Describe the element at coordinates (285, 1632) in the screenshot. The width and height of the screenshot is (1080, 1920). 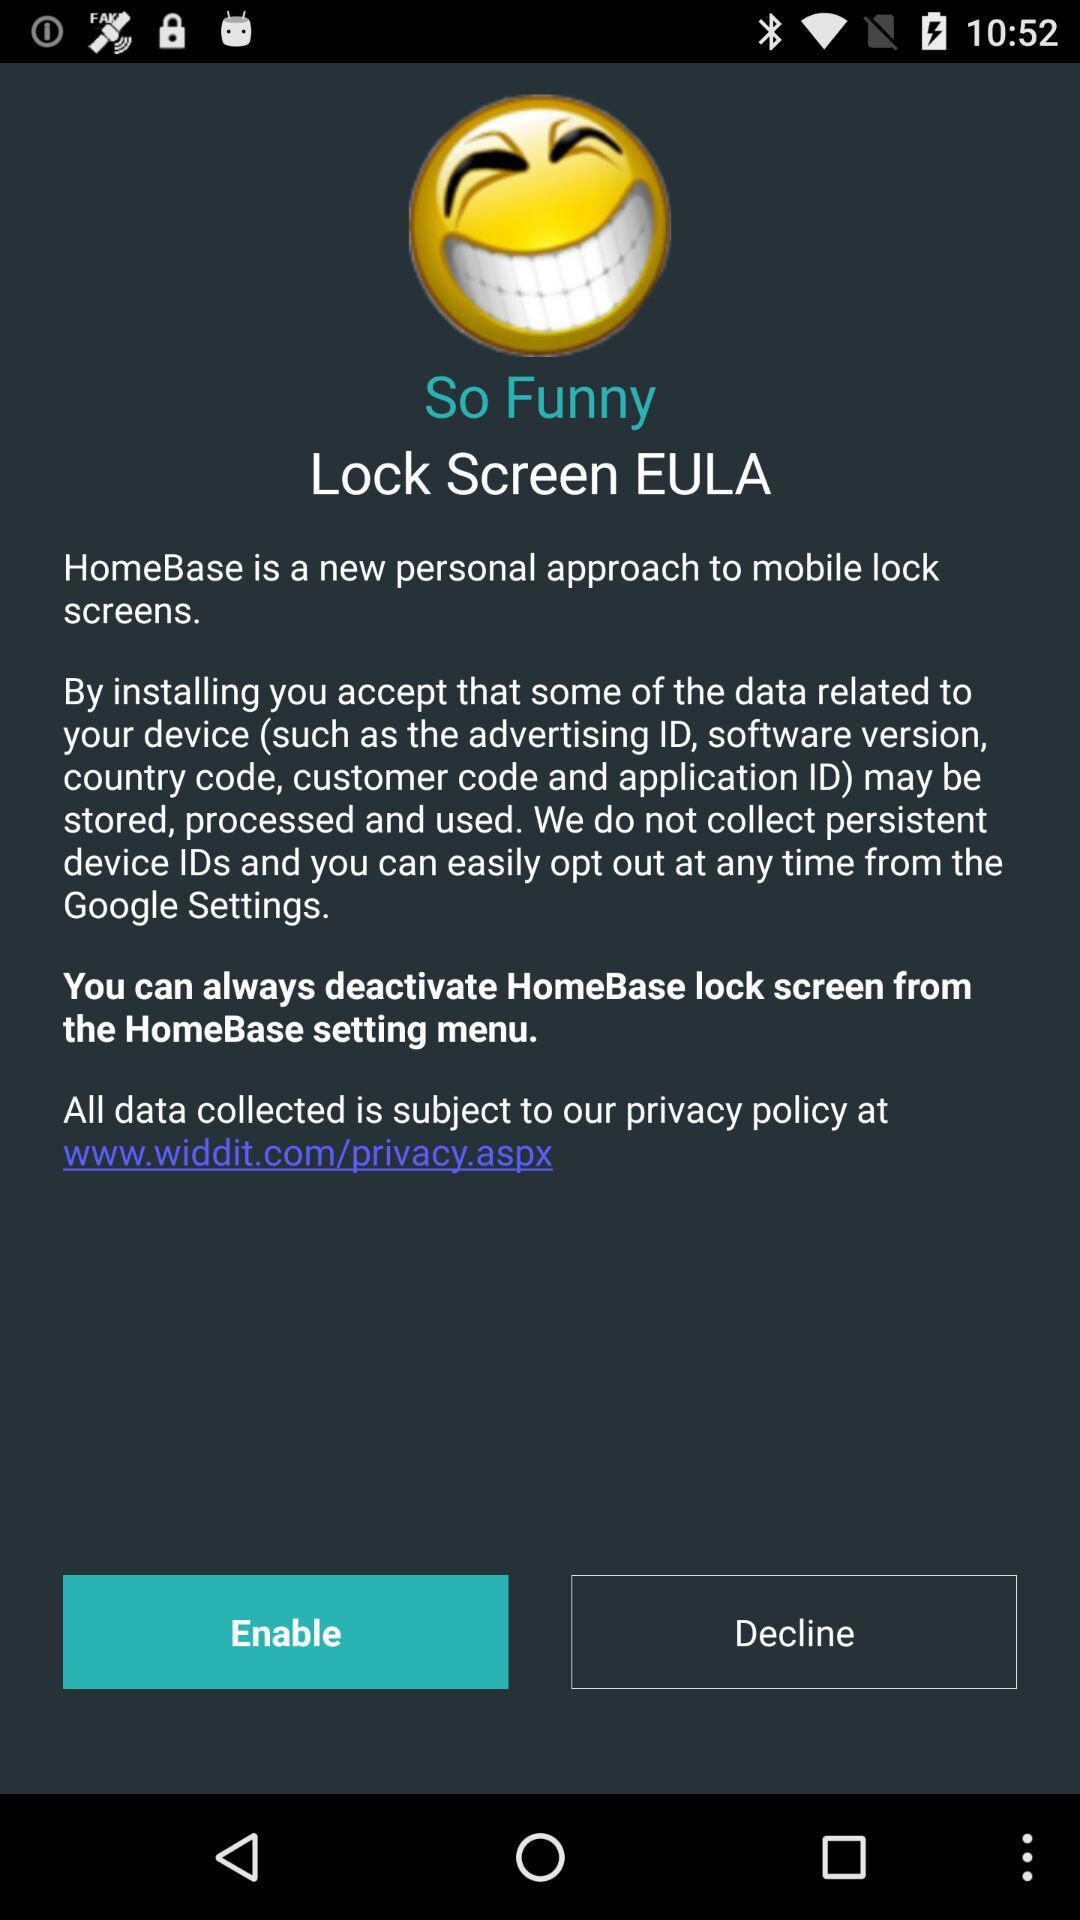
I see `item at the bottom left corner` at that location.